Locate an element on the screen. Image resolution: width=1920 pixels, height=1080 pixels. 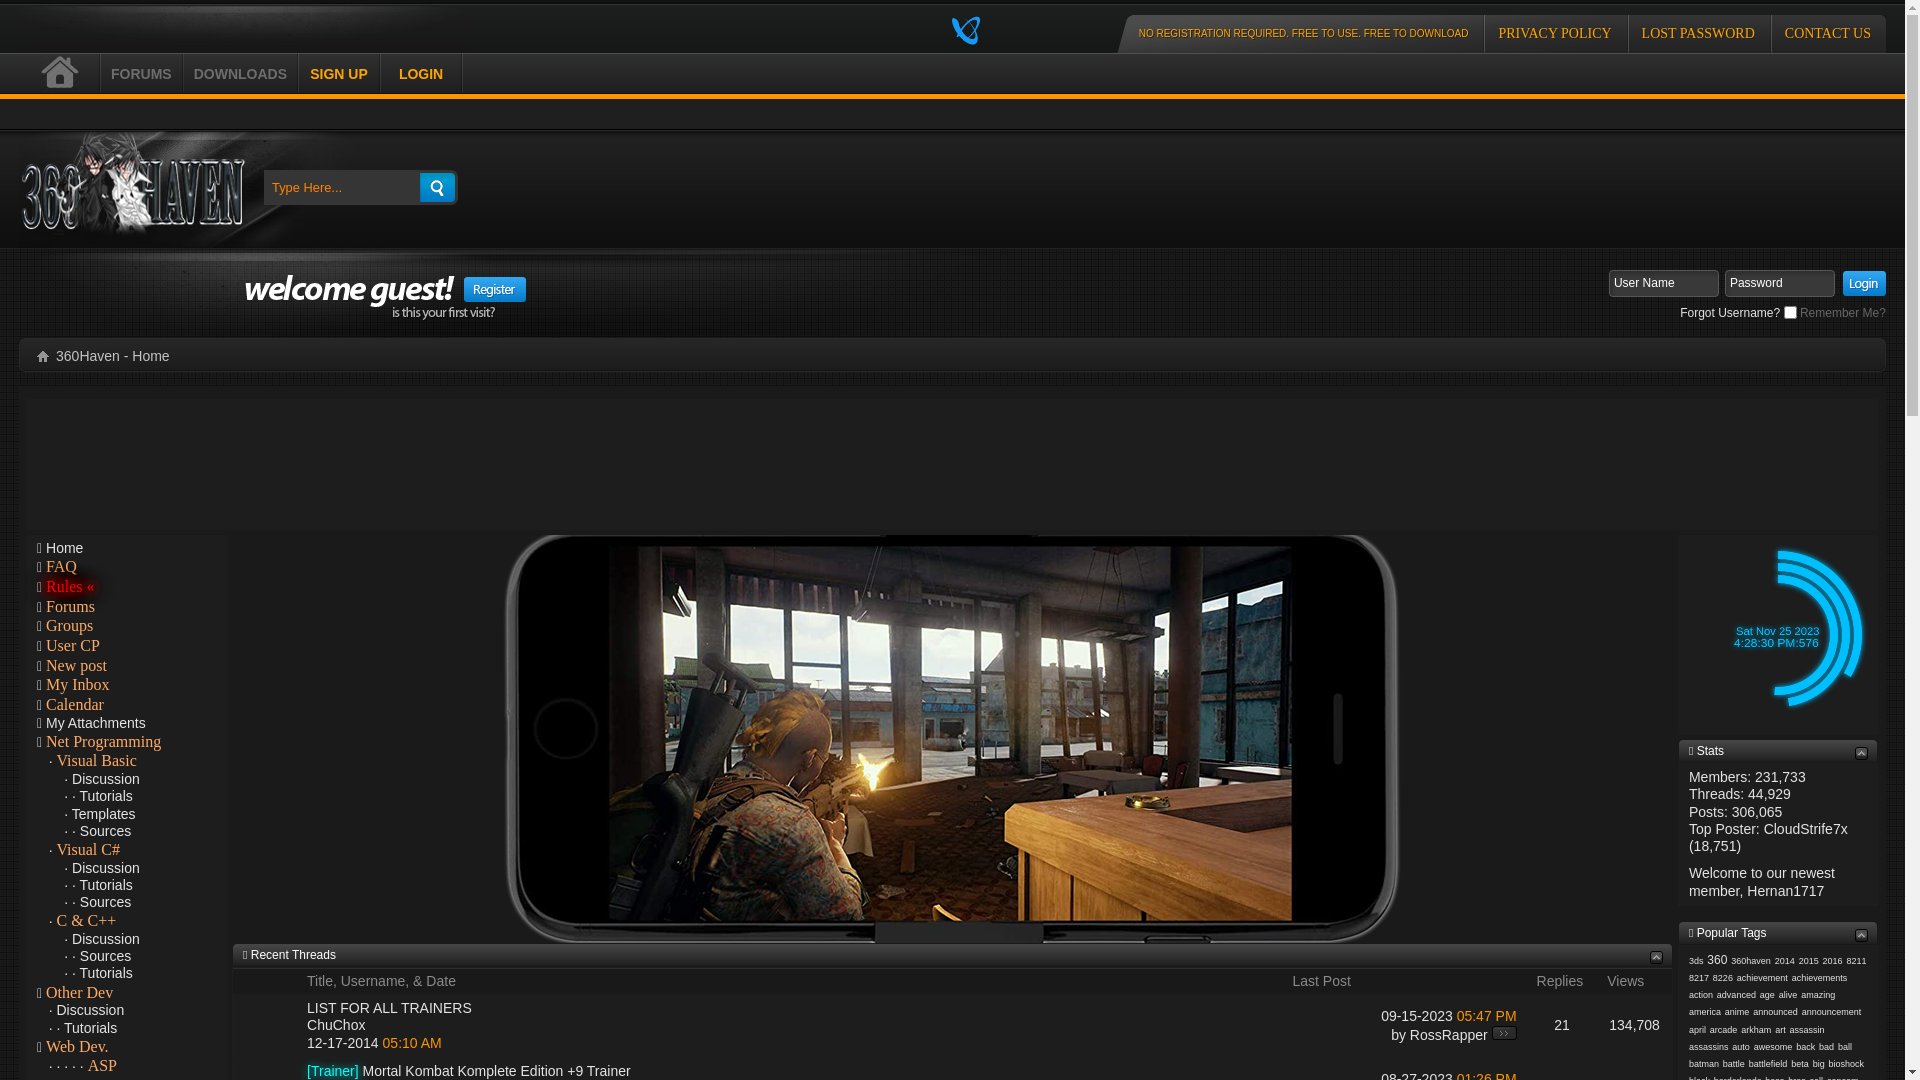
'Other Dev' is located at coordinates (79, 992).